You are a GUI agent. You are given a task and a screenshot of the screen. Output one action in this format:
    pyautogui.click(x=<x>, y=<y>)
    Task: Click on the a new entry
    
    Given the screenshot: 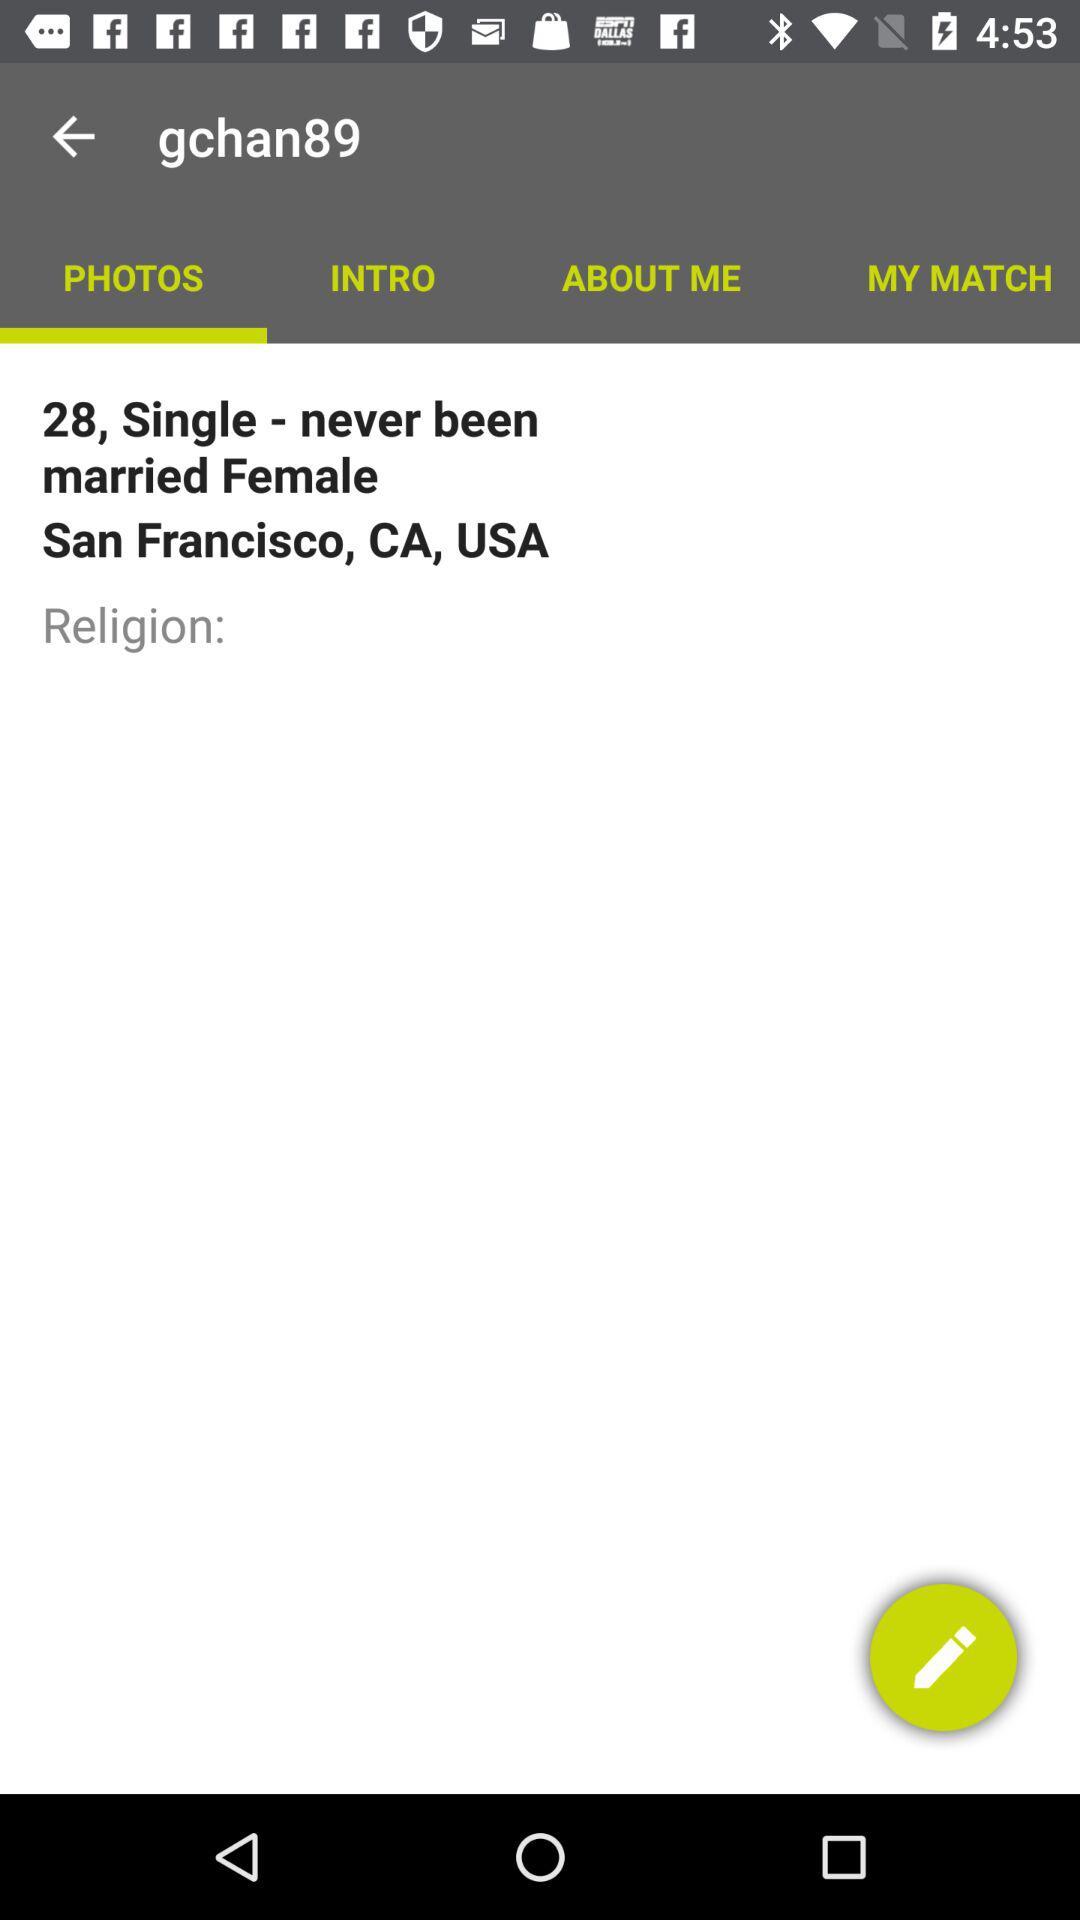 What is the action you would take?
    pyautogui.click(x=943, y=1657)
    